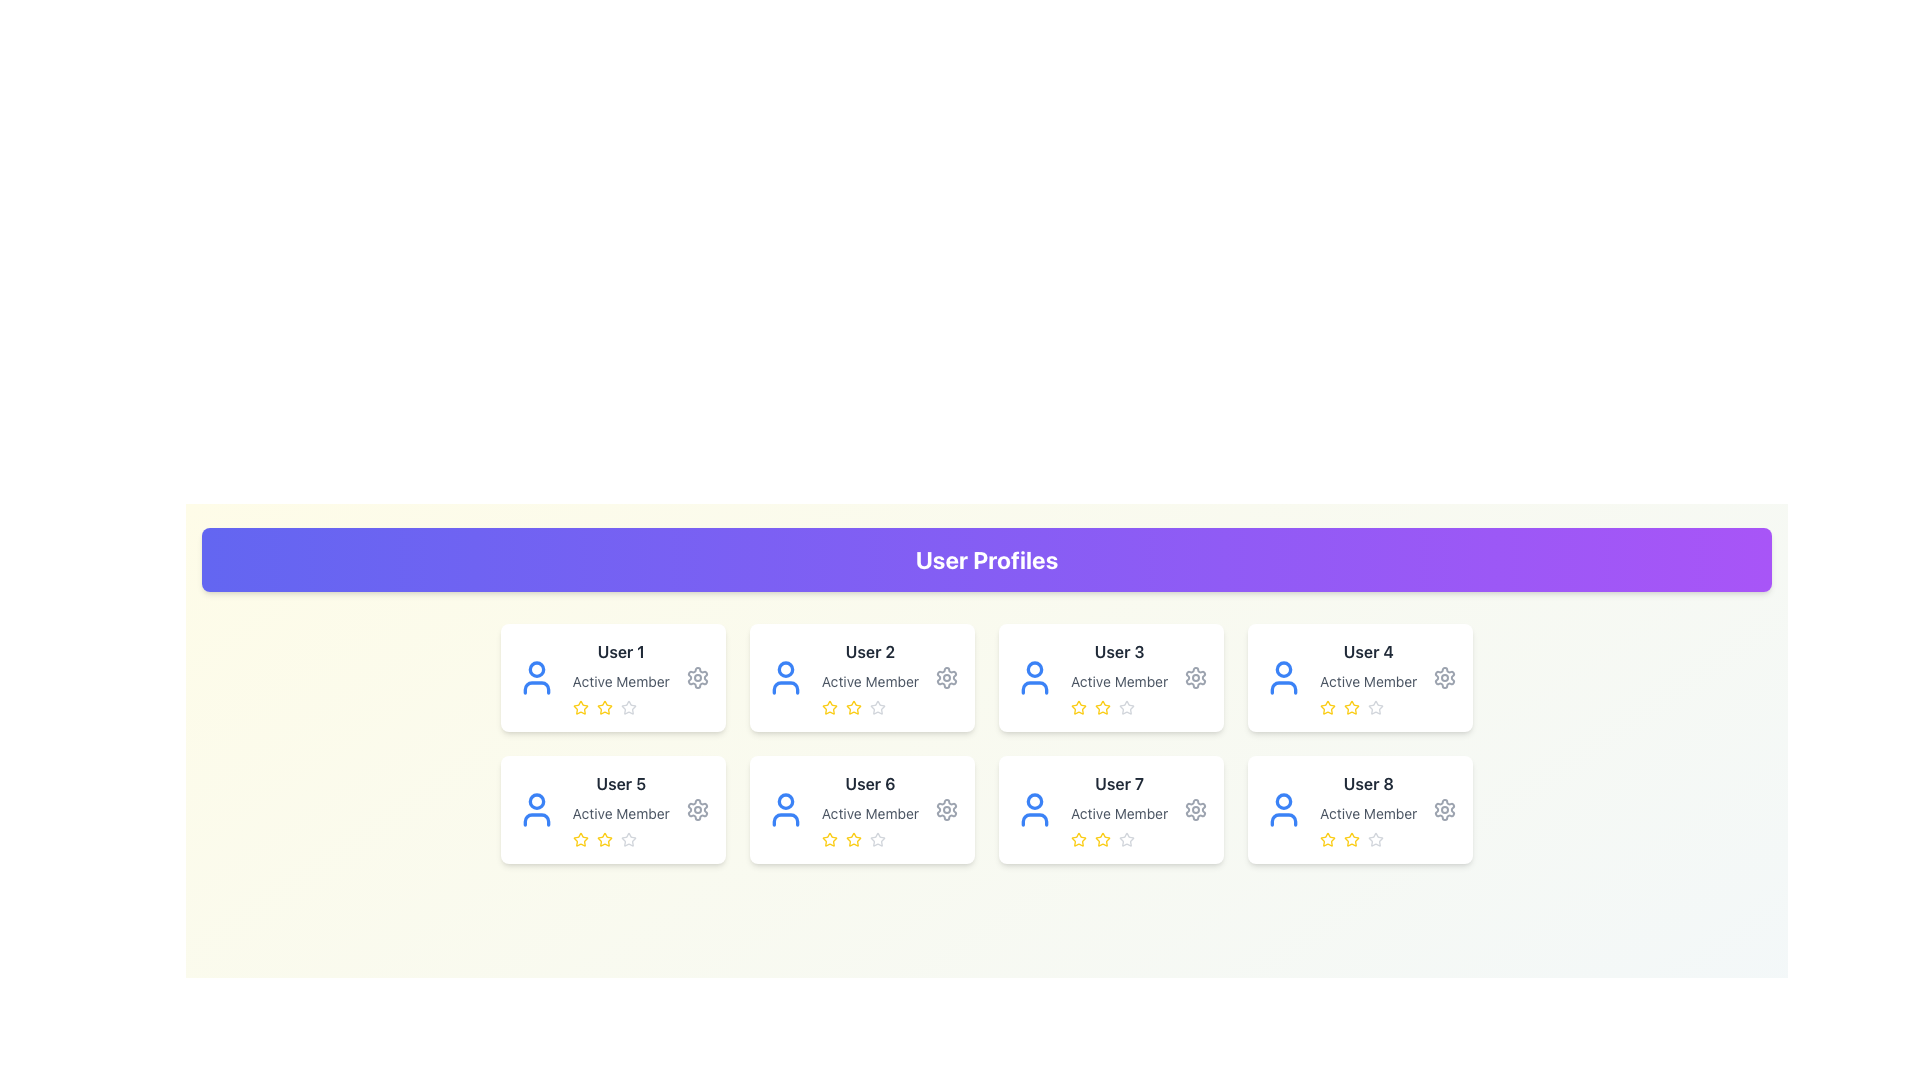 This screenshot has width=1920, height=1080. What do you see at coordinates (1035, 820) in the screenshot?
I see `the bottom part of the user profile icon for 'User 7'` at bounding box center [1035, 820].